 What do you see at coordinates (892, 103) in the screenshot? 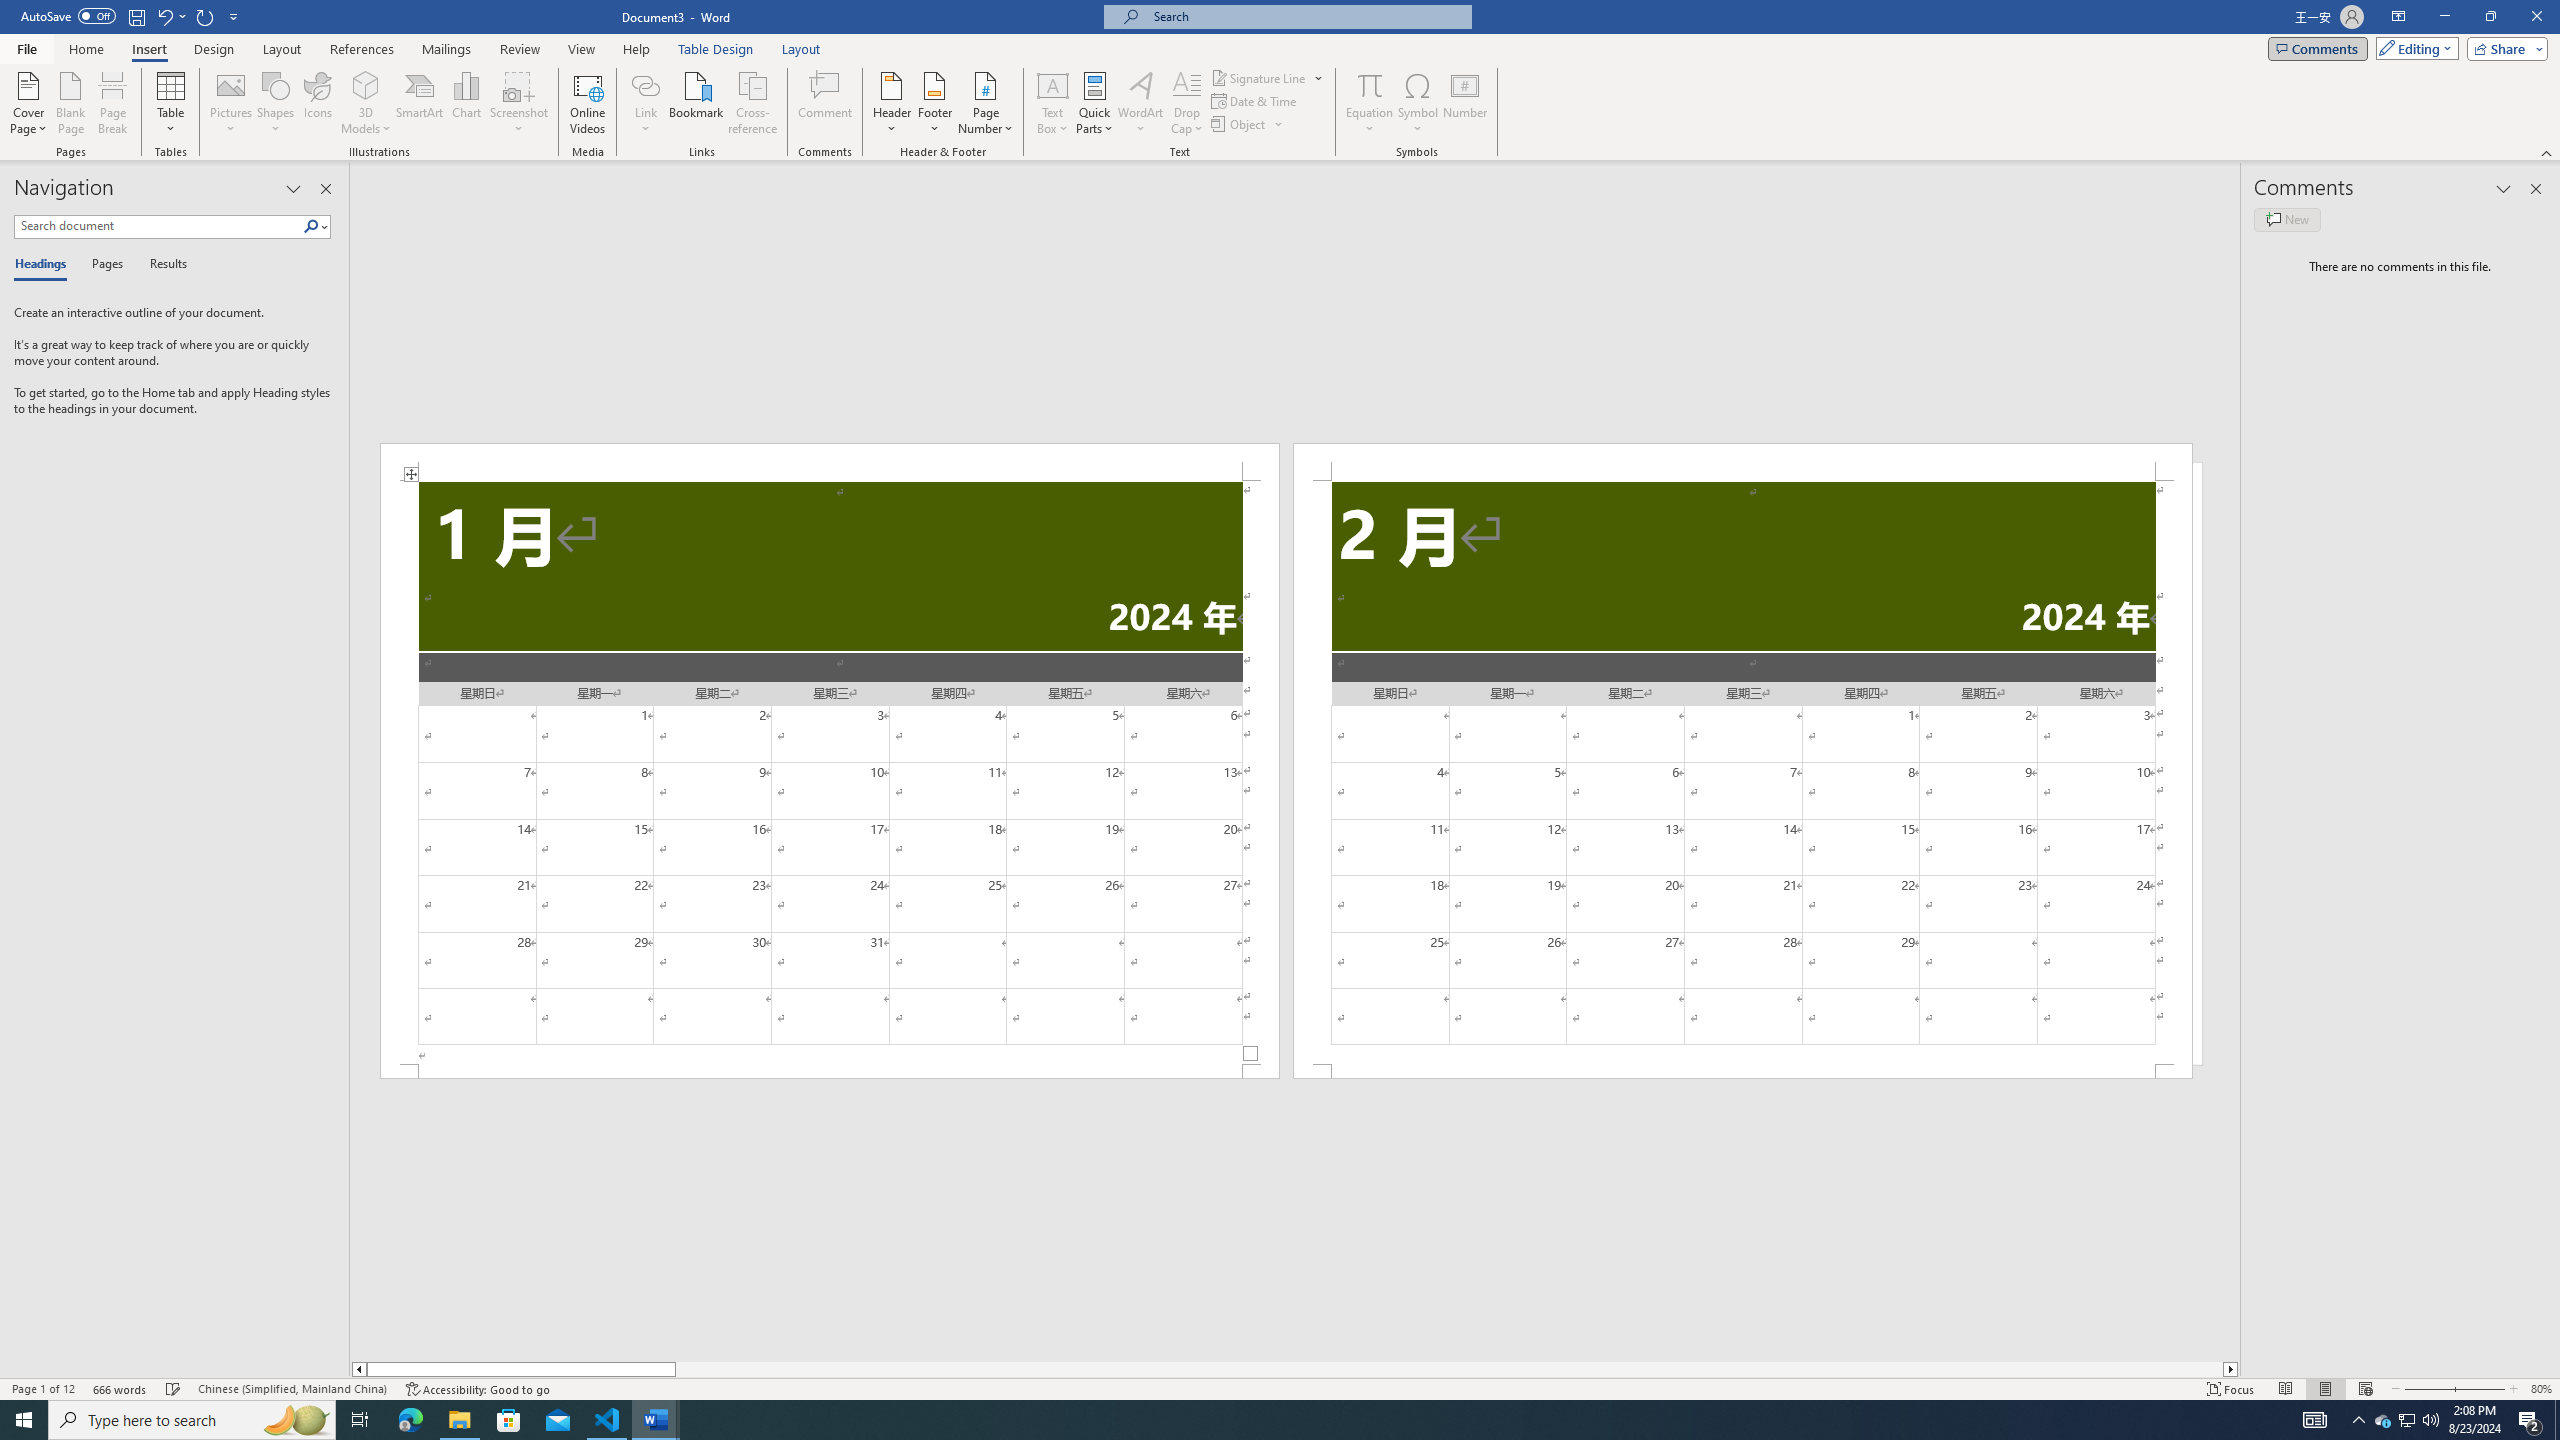
I see `'Header'` at bounding box center [892, 103].